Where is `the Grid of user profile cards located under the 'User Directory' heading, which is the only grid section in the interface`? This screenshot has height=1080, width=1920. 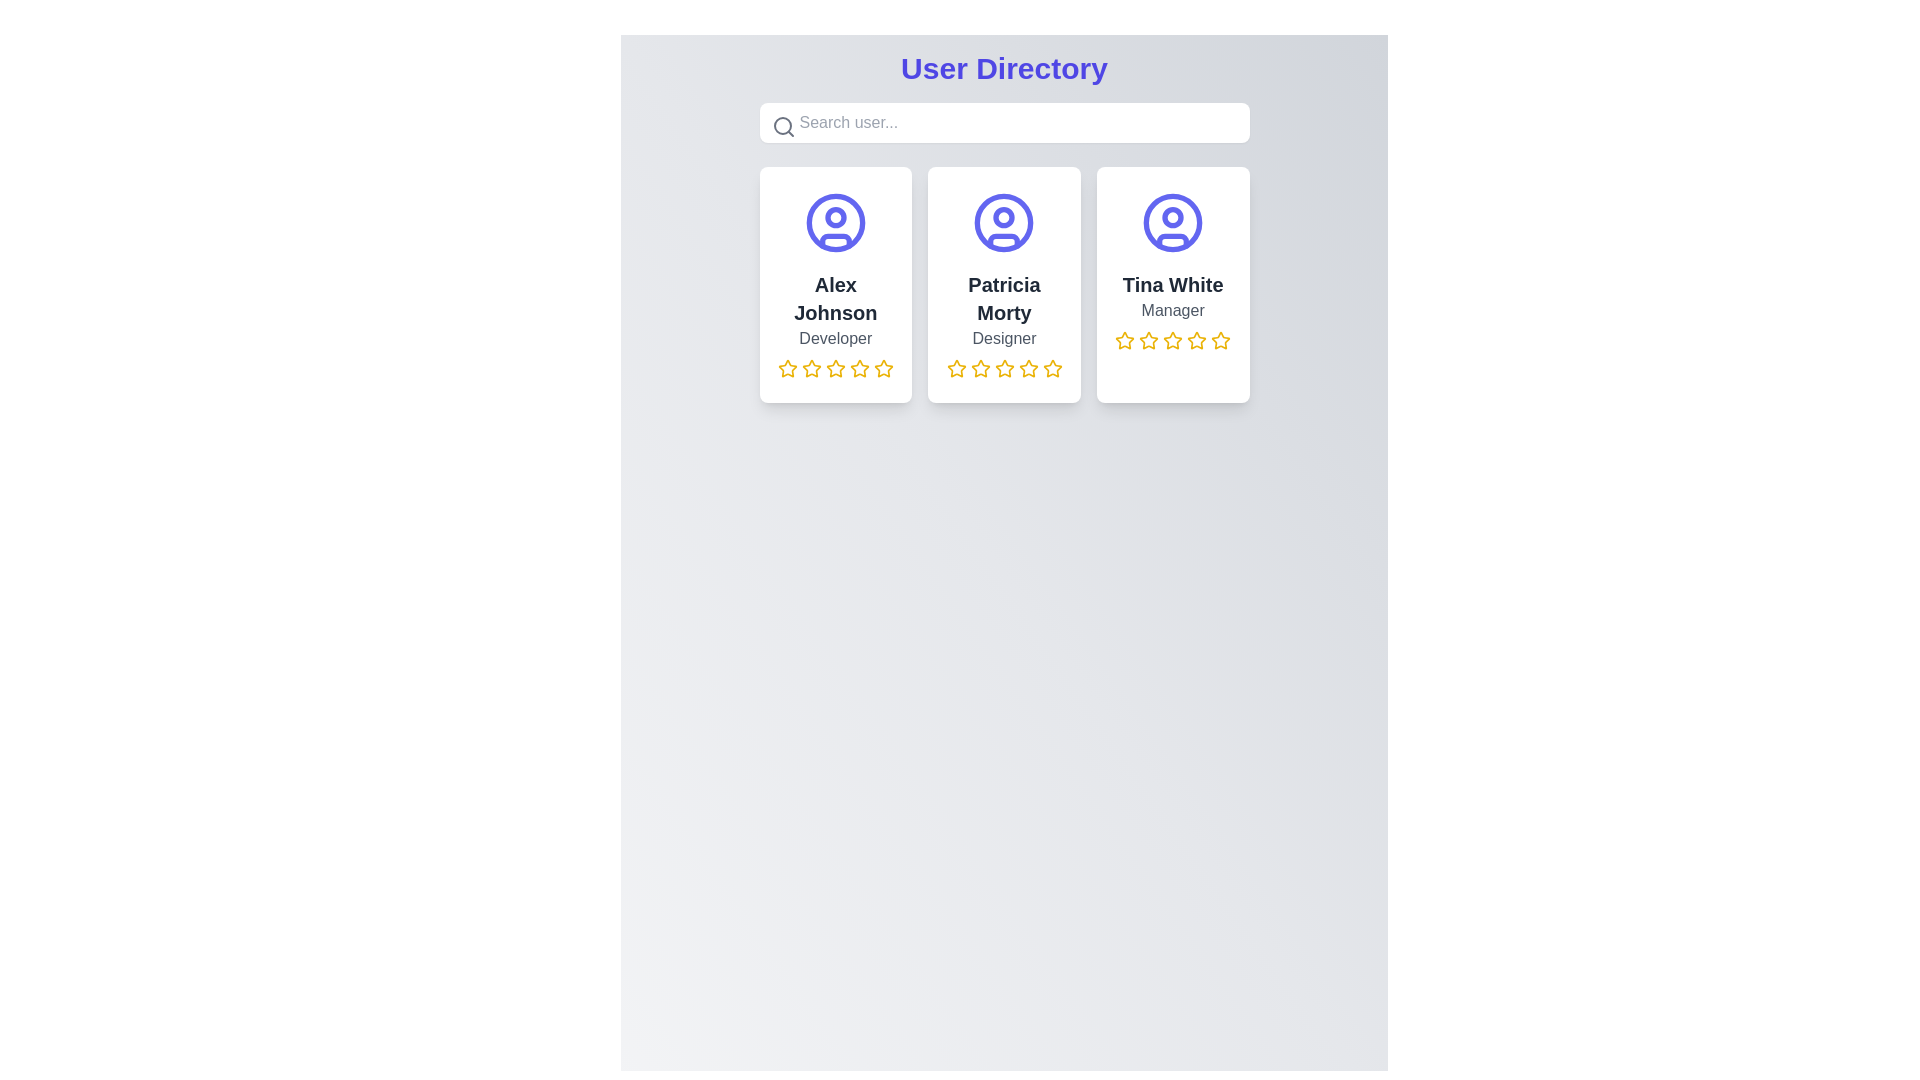
the Grid of user profile cards located under the 'User Directory' heading, which is the only grid section in the interface is located at coordinates (1004, 285).